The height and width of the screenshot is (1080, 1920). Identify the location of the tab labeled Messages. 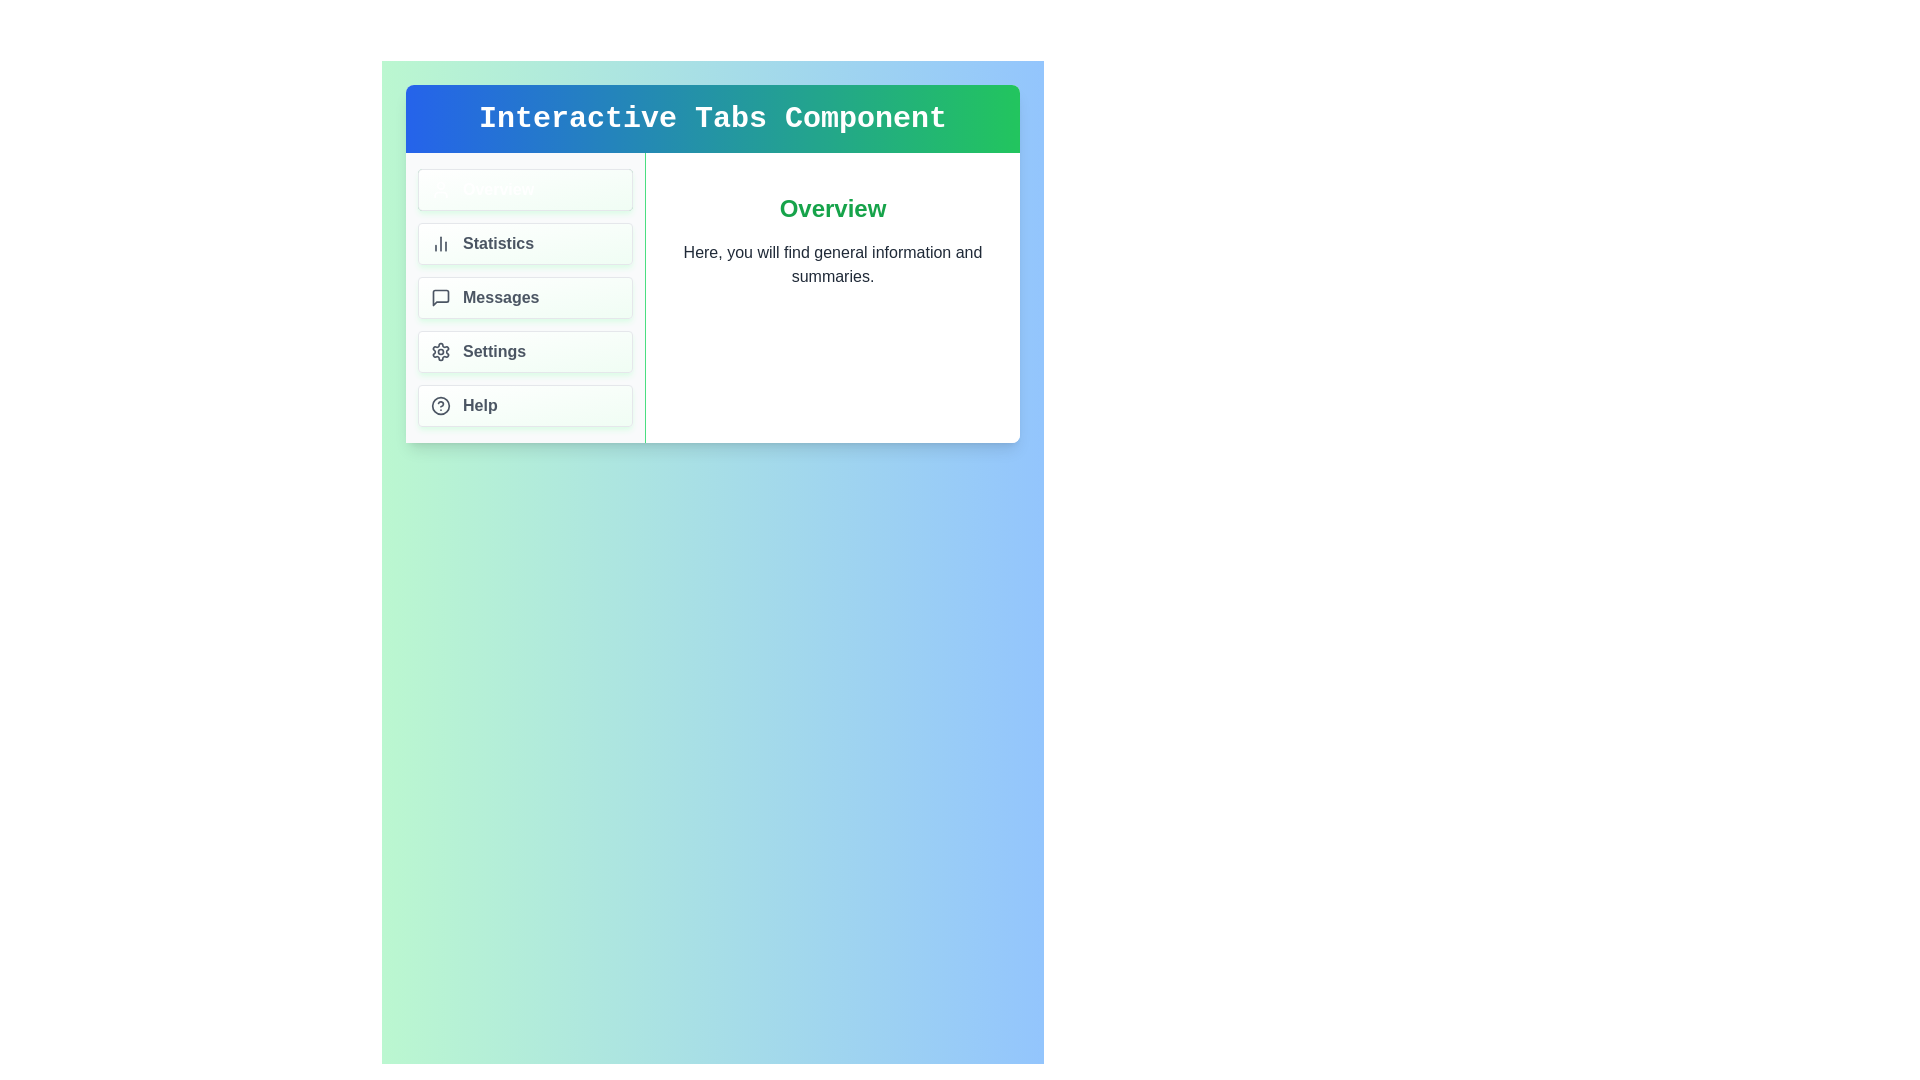
(525, 297).